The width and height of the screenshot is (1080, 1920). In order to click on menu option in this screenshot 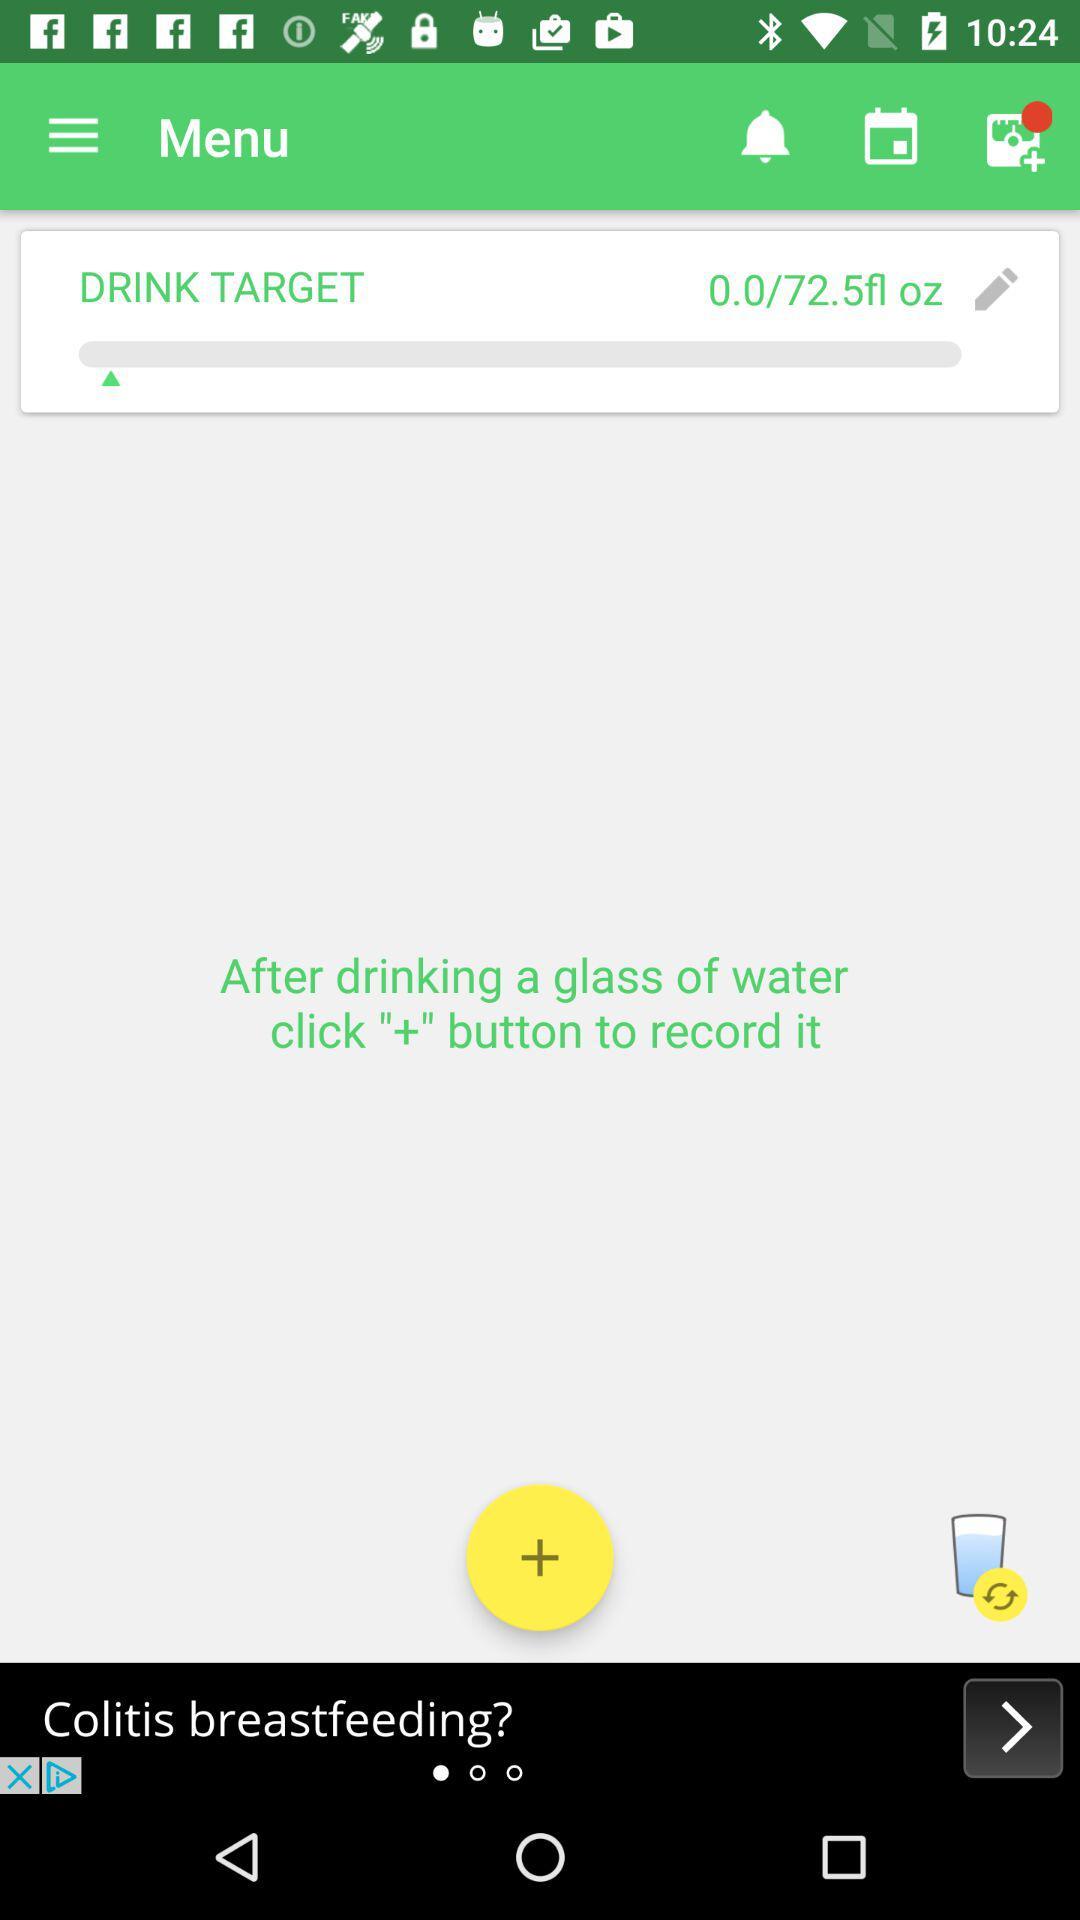, I will do `click(72, 135)`.